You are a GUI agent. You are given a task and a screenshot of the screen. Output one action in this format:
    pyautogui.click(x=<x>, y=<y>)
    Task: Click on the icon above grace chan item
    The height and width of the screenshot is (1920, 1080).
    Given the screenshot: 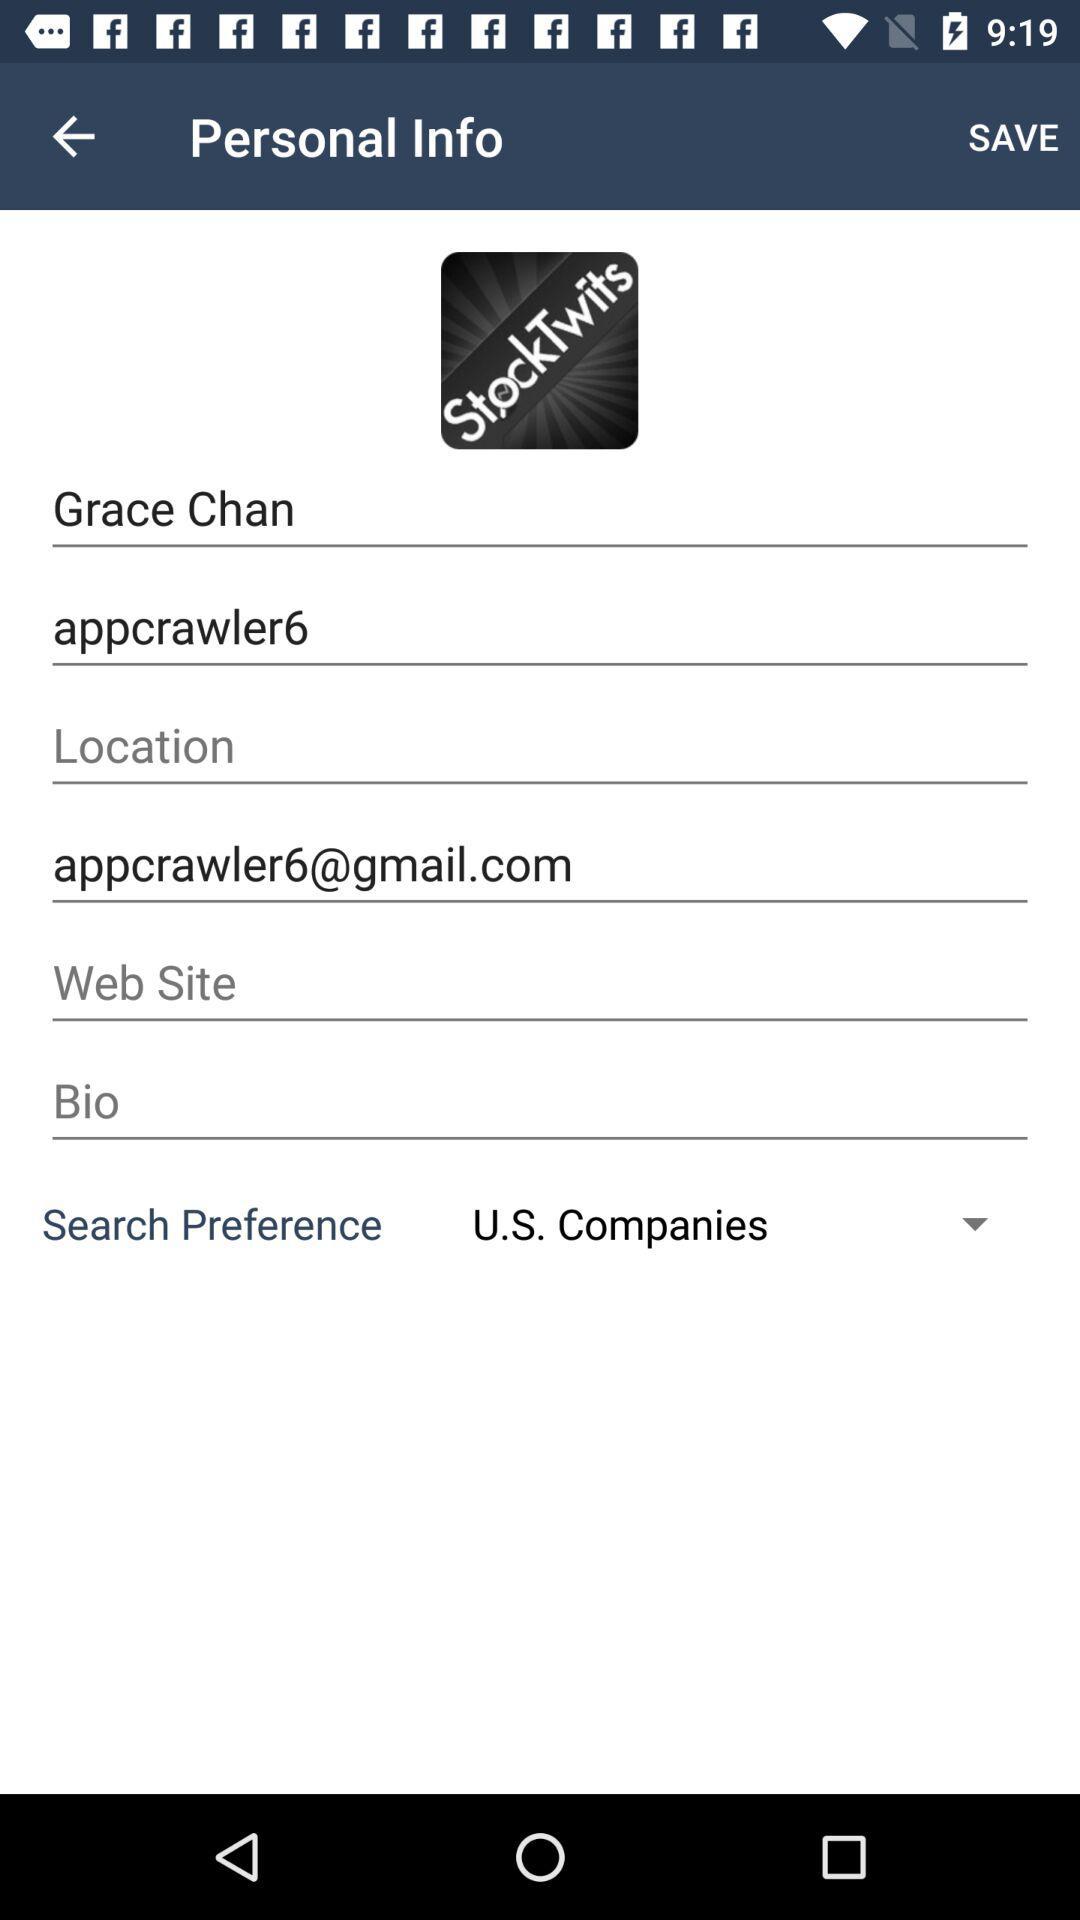 What is the action you would take?
    pyautogui.click(x=1013, y=135)
    